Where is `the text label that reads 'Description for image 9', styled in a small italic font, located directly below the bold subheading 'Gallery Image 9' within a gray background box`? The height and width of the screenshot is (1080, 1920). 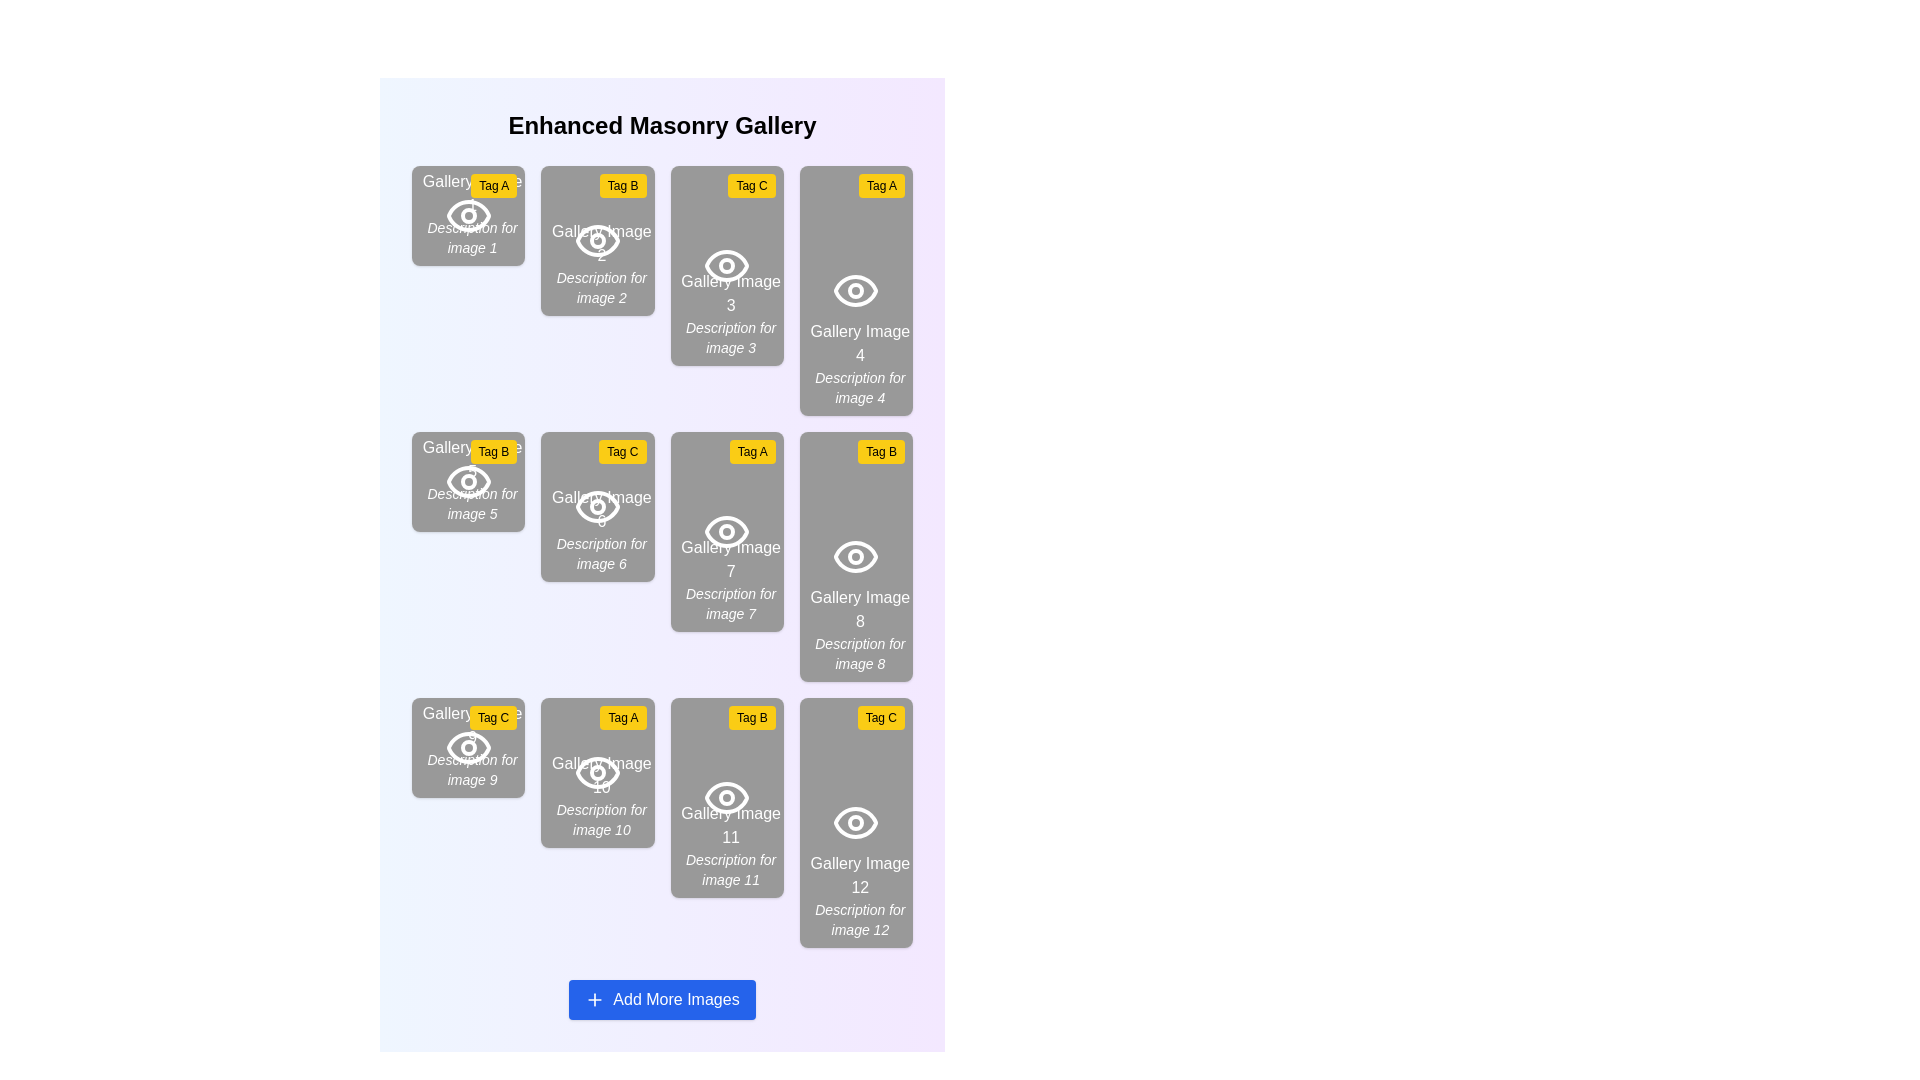
the text label that reads 'Description for image 9', styled in a small italic font, located directly below the bold subheading 'Gallery Image 9' within a gray background box is located at coordinates (471, 769).